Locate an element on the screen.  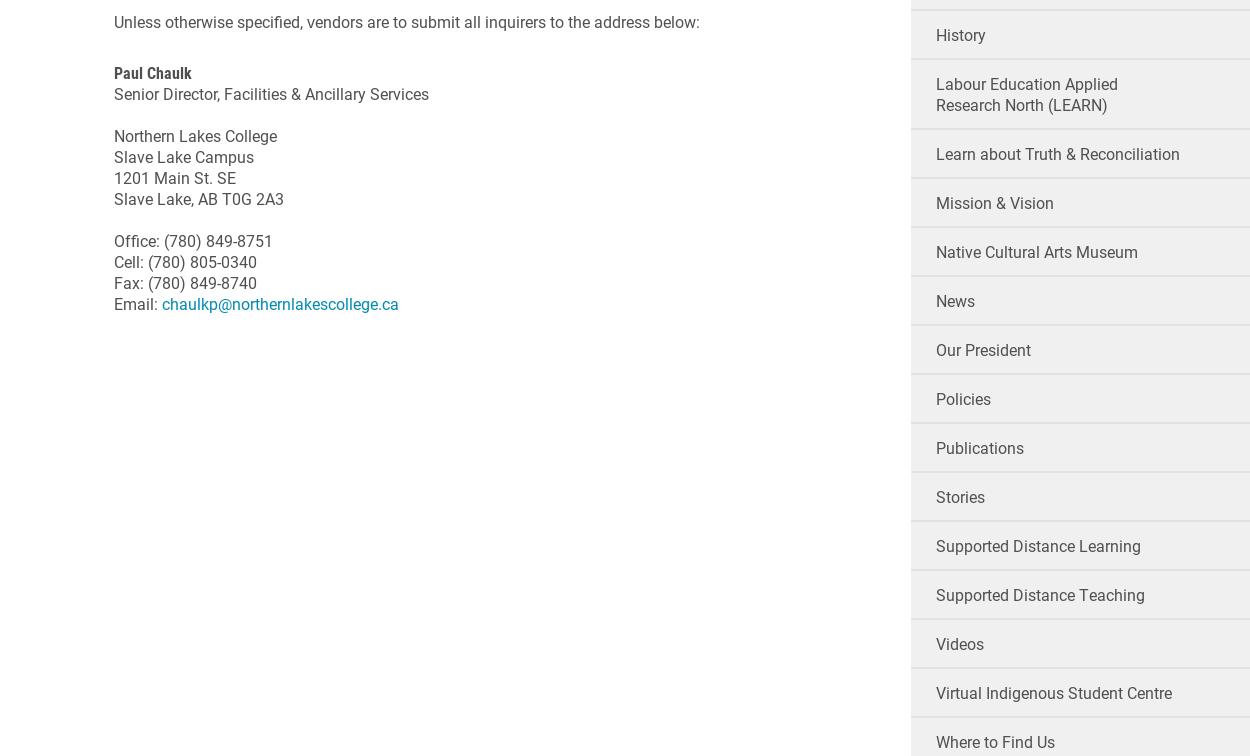
'Fax: (780) 849-8740' is located at coordinates (187, 281).